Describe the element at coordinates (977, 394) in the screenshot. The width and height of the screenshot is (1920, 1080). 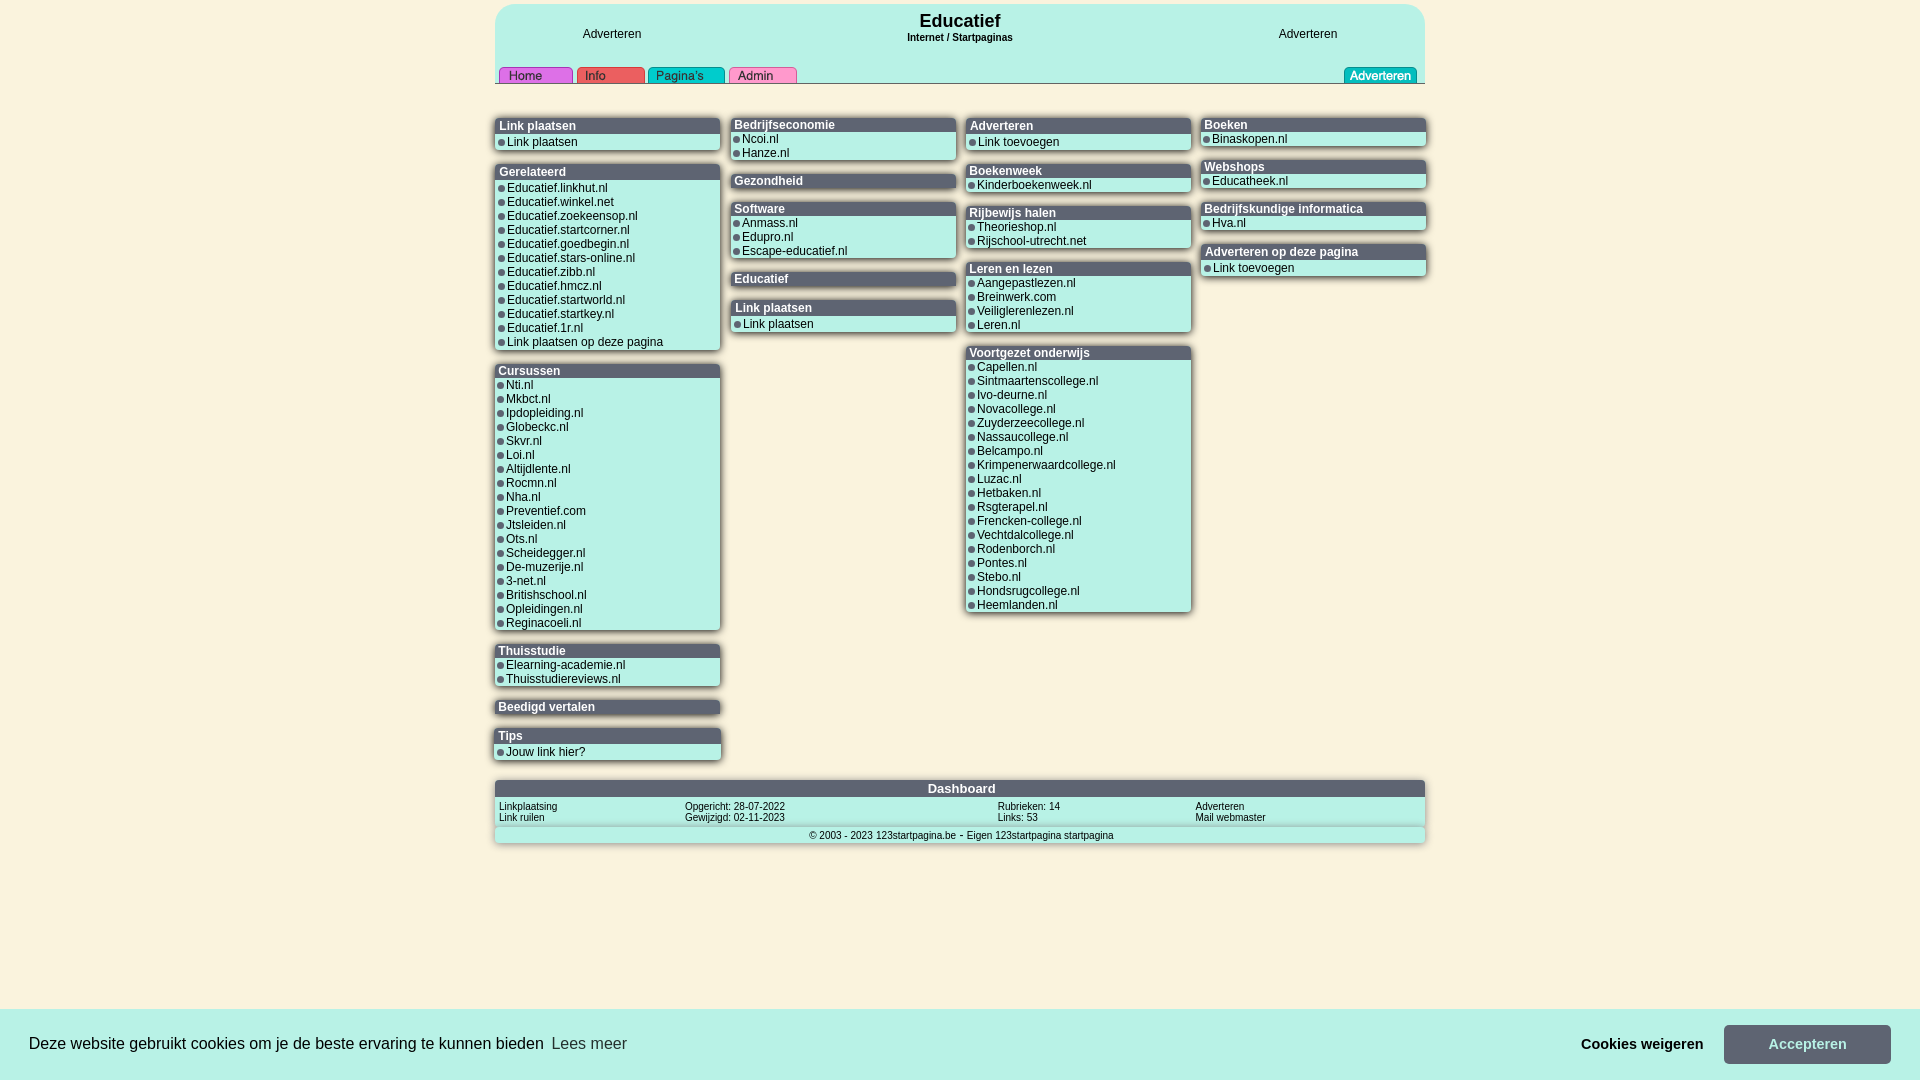
I see `'Ivo-deurne.nl'` at that location.